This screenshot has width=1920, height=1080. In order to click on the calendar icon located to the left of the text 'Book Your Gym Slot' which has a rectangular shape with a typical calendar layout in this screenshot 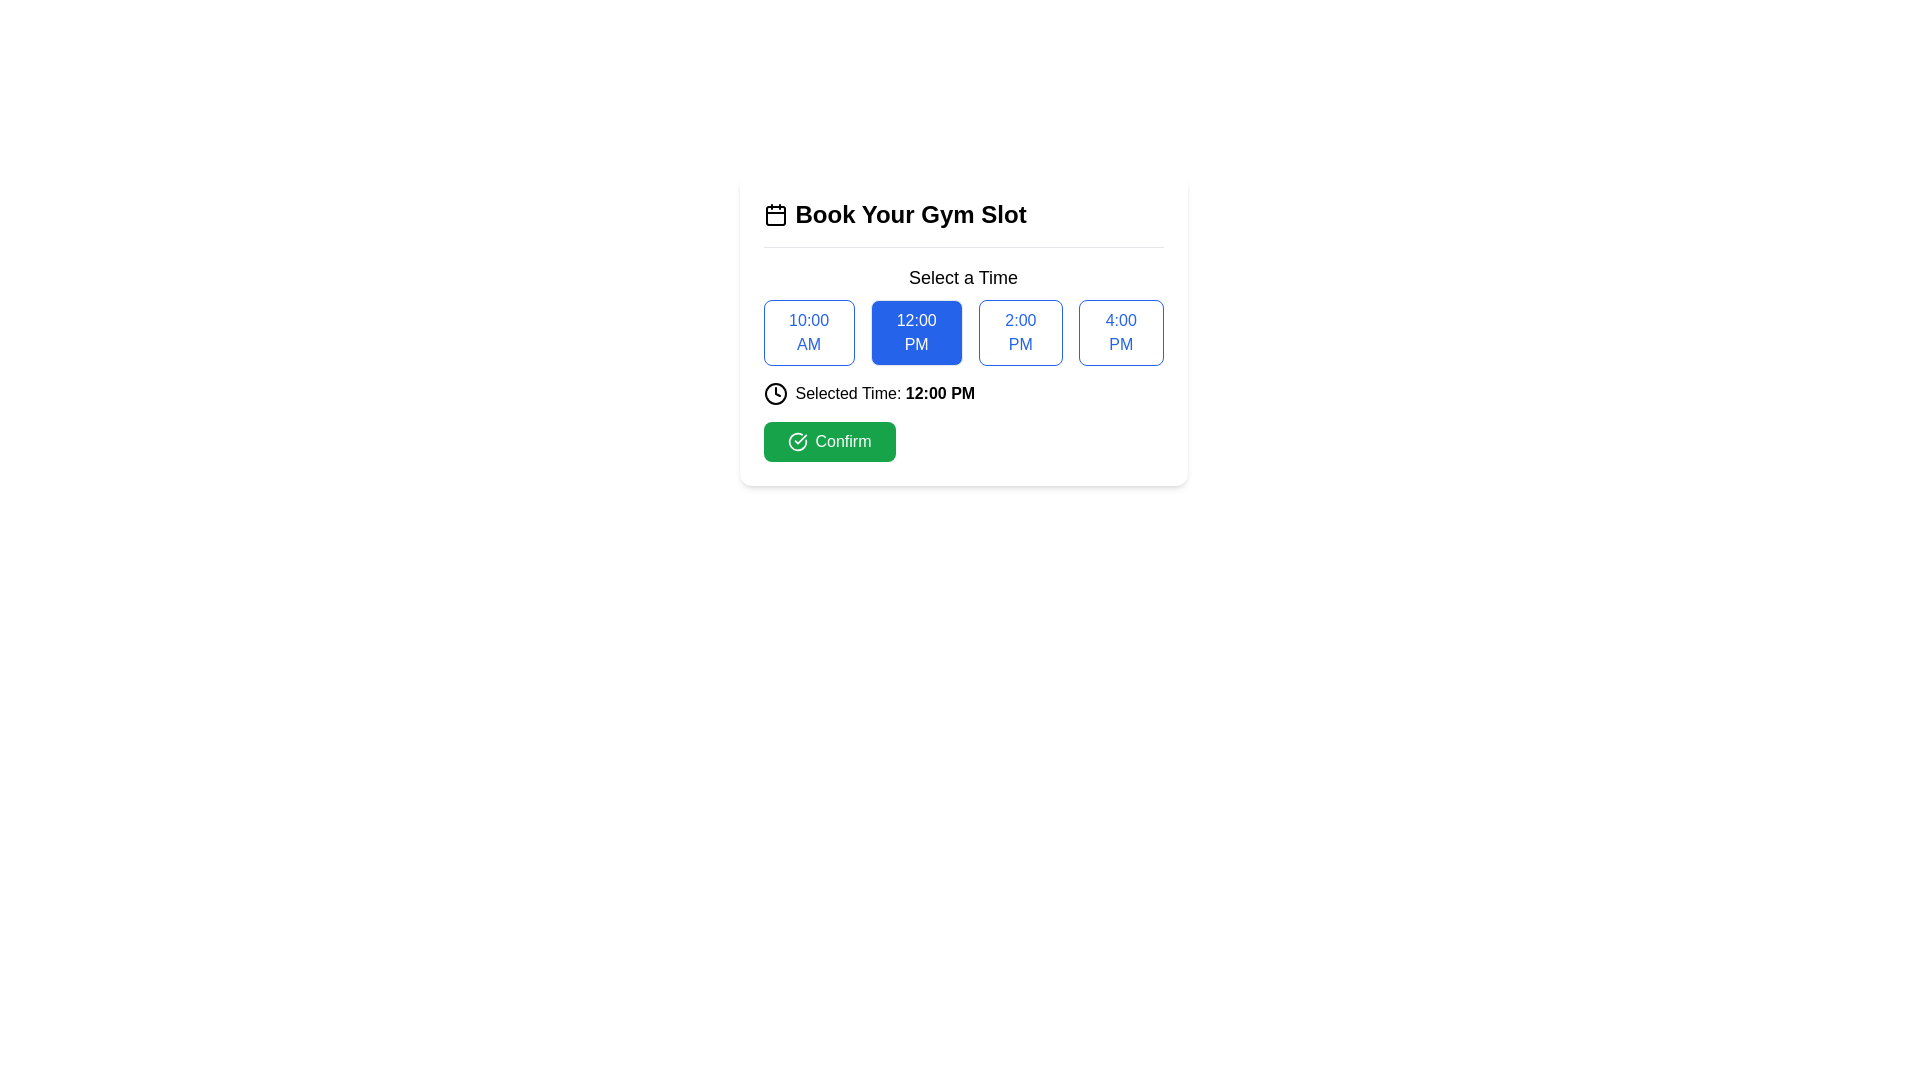, I will do `click(774, 215)`.